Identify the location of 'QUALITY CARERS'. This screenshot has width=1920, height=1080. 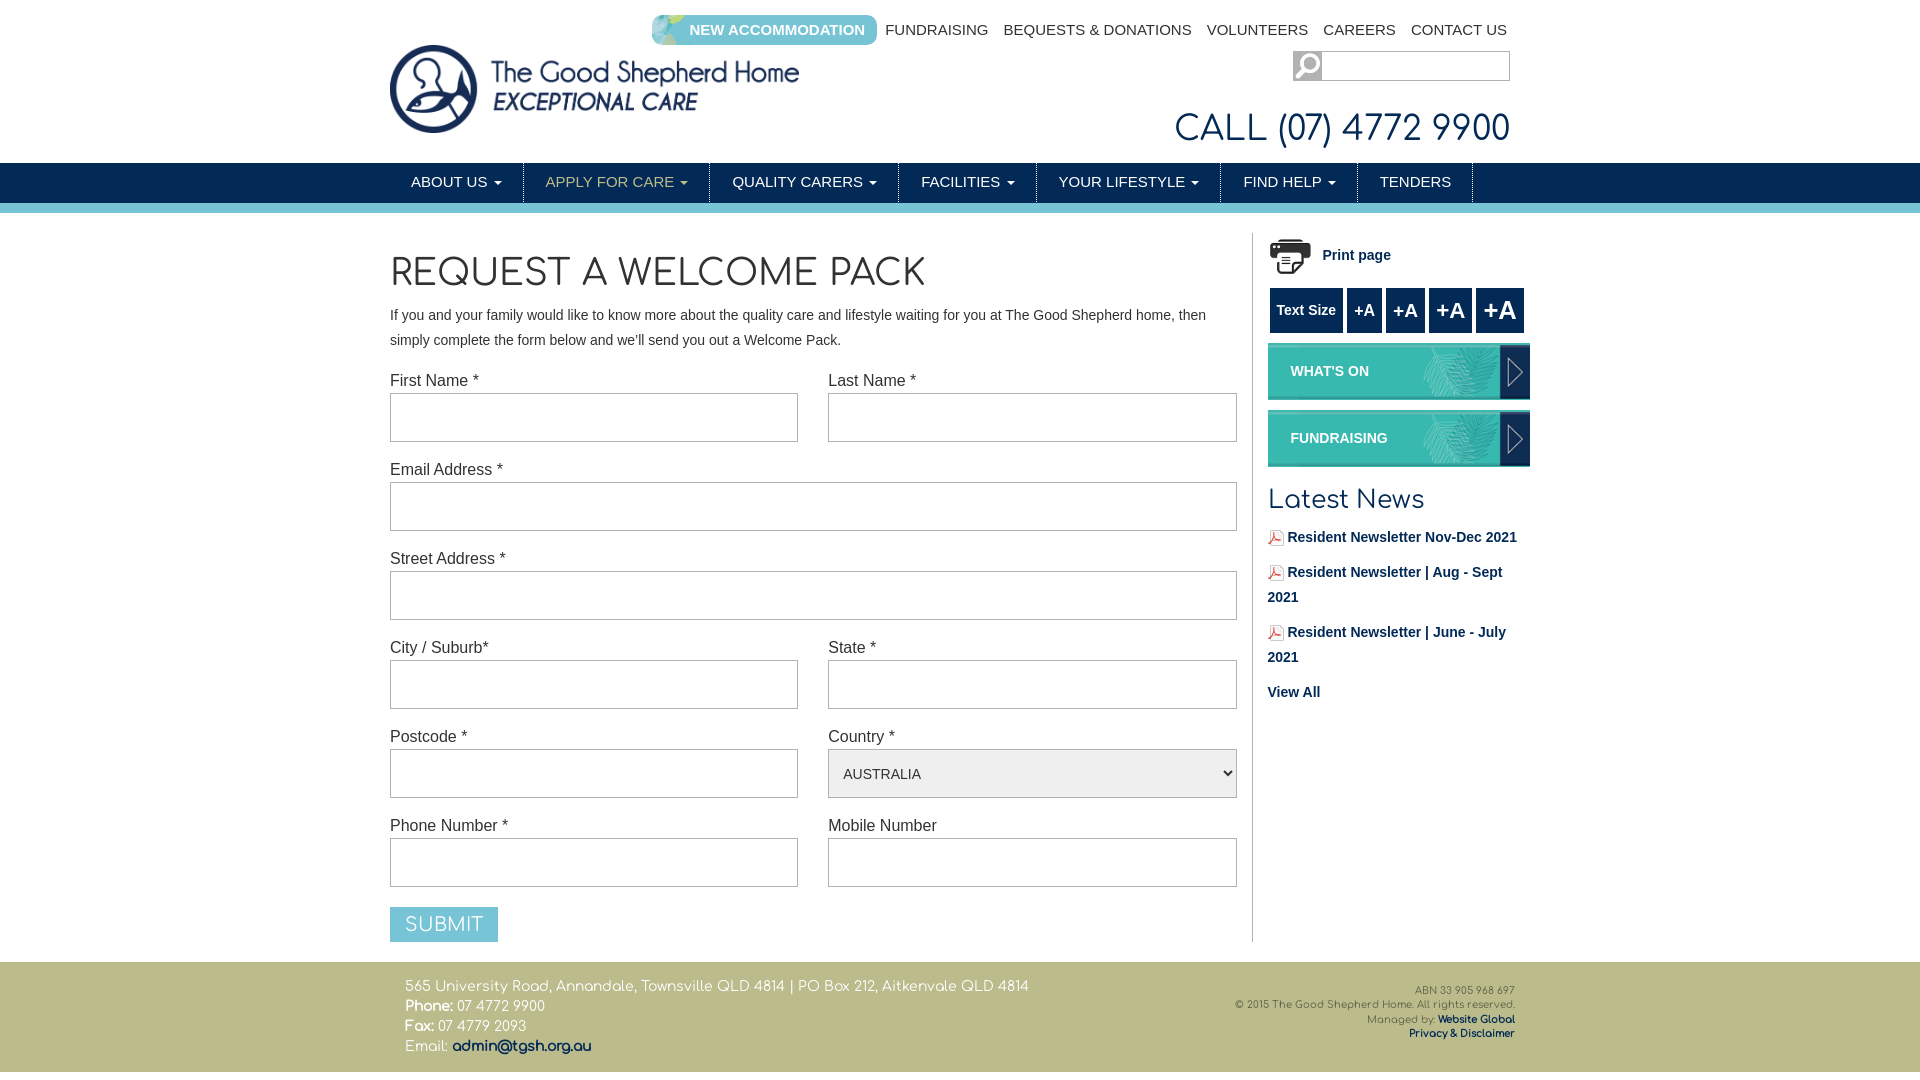
(805, 182).